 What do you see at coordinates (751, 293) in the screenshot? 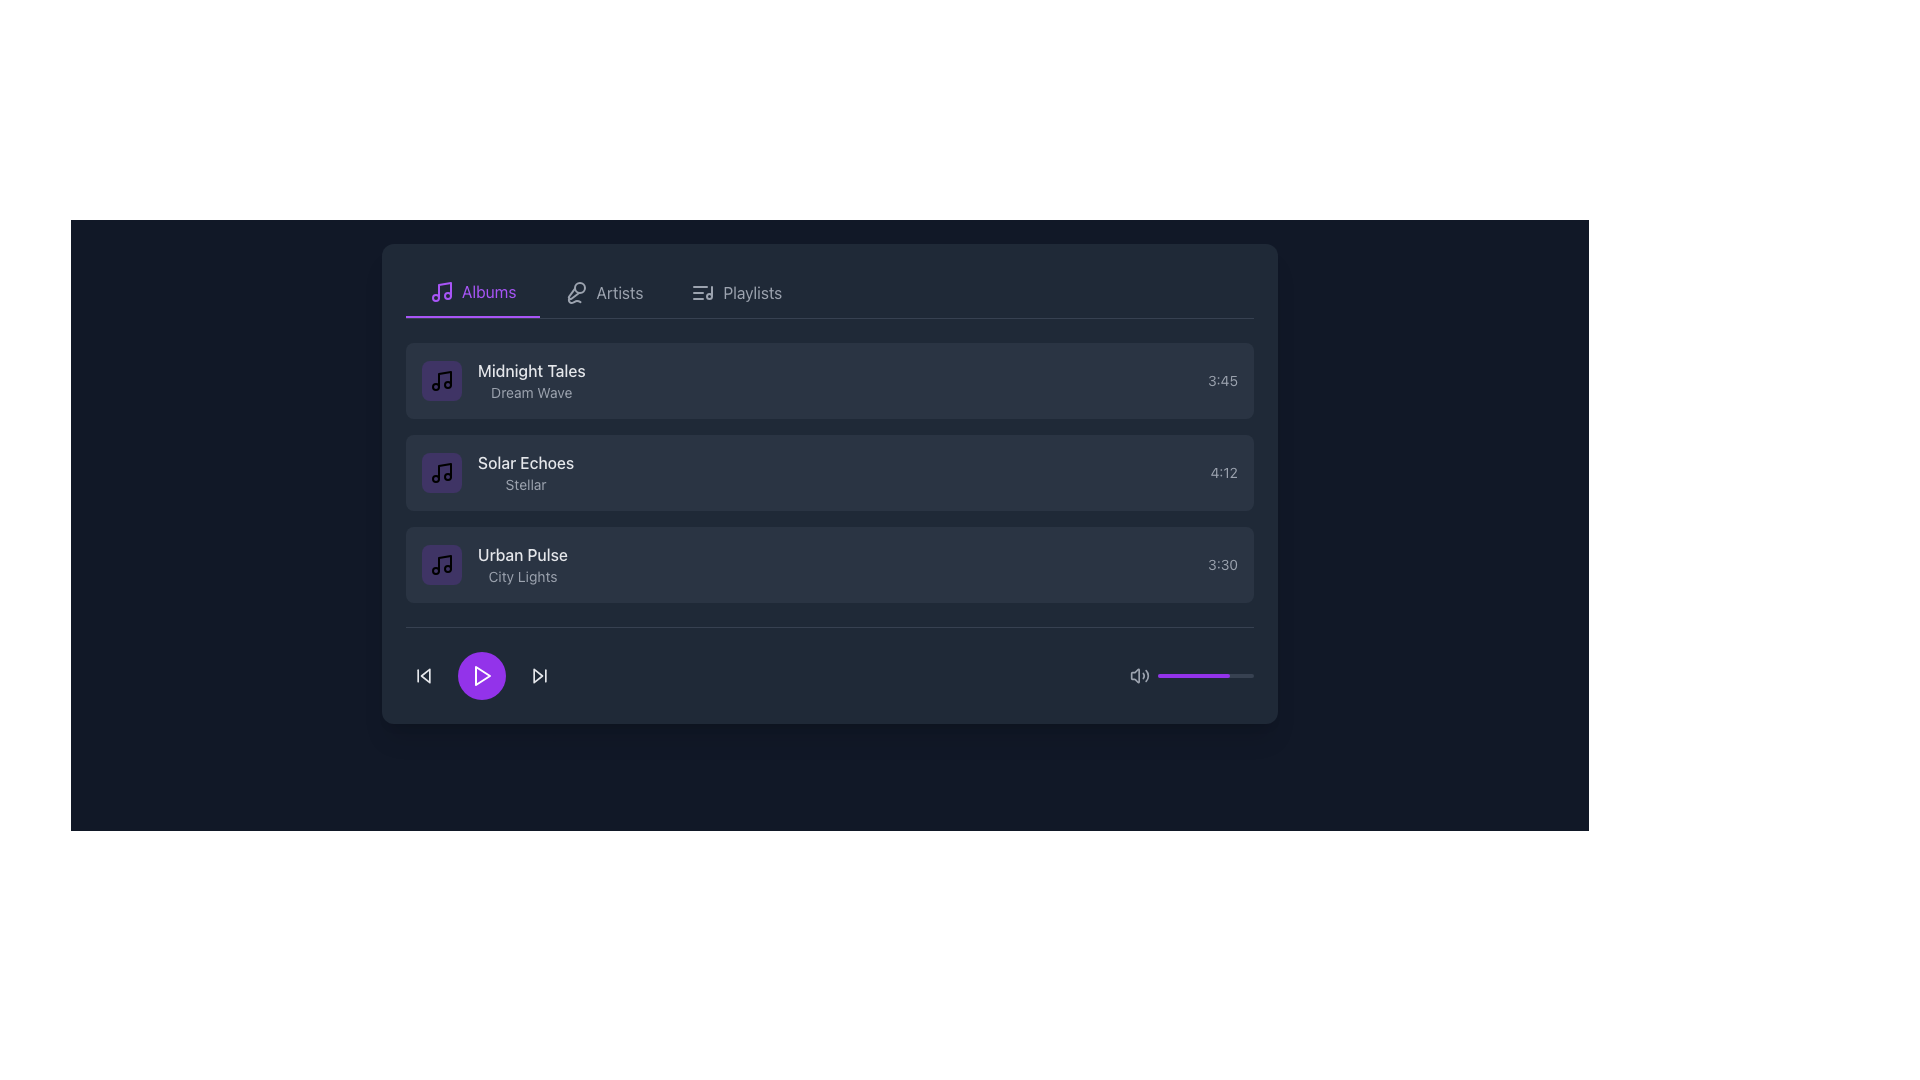
I see `the 'Playlists' text label in the upper navigation bar to activate hover effects` at bounding box center [751, 293].